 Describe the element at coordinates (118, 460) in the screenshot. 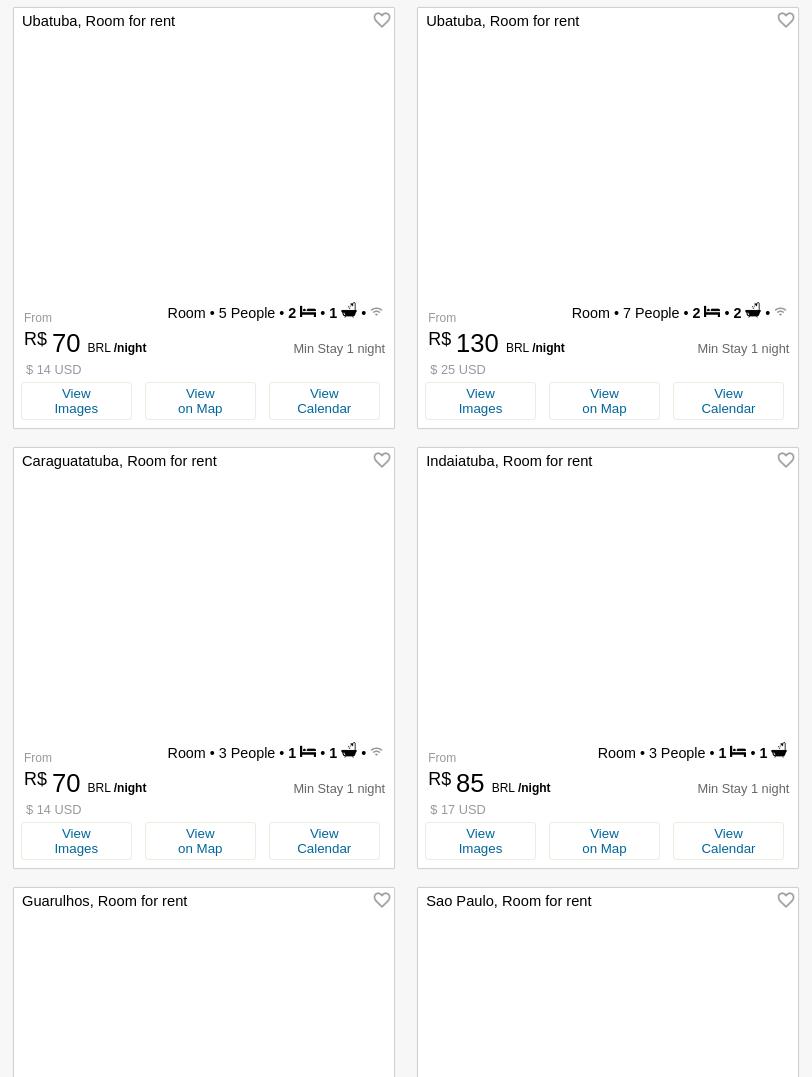

I see `'Caraguatatuba, Room for rent'` at that location.